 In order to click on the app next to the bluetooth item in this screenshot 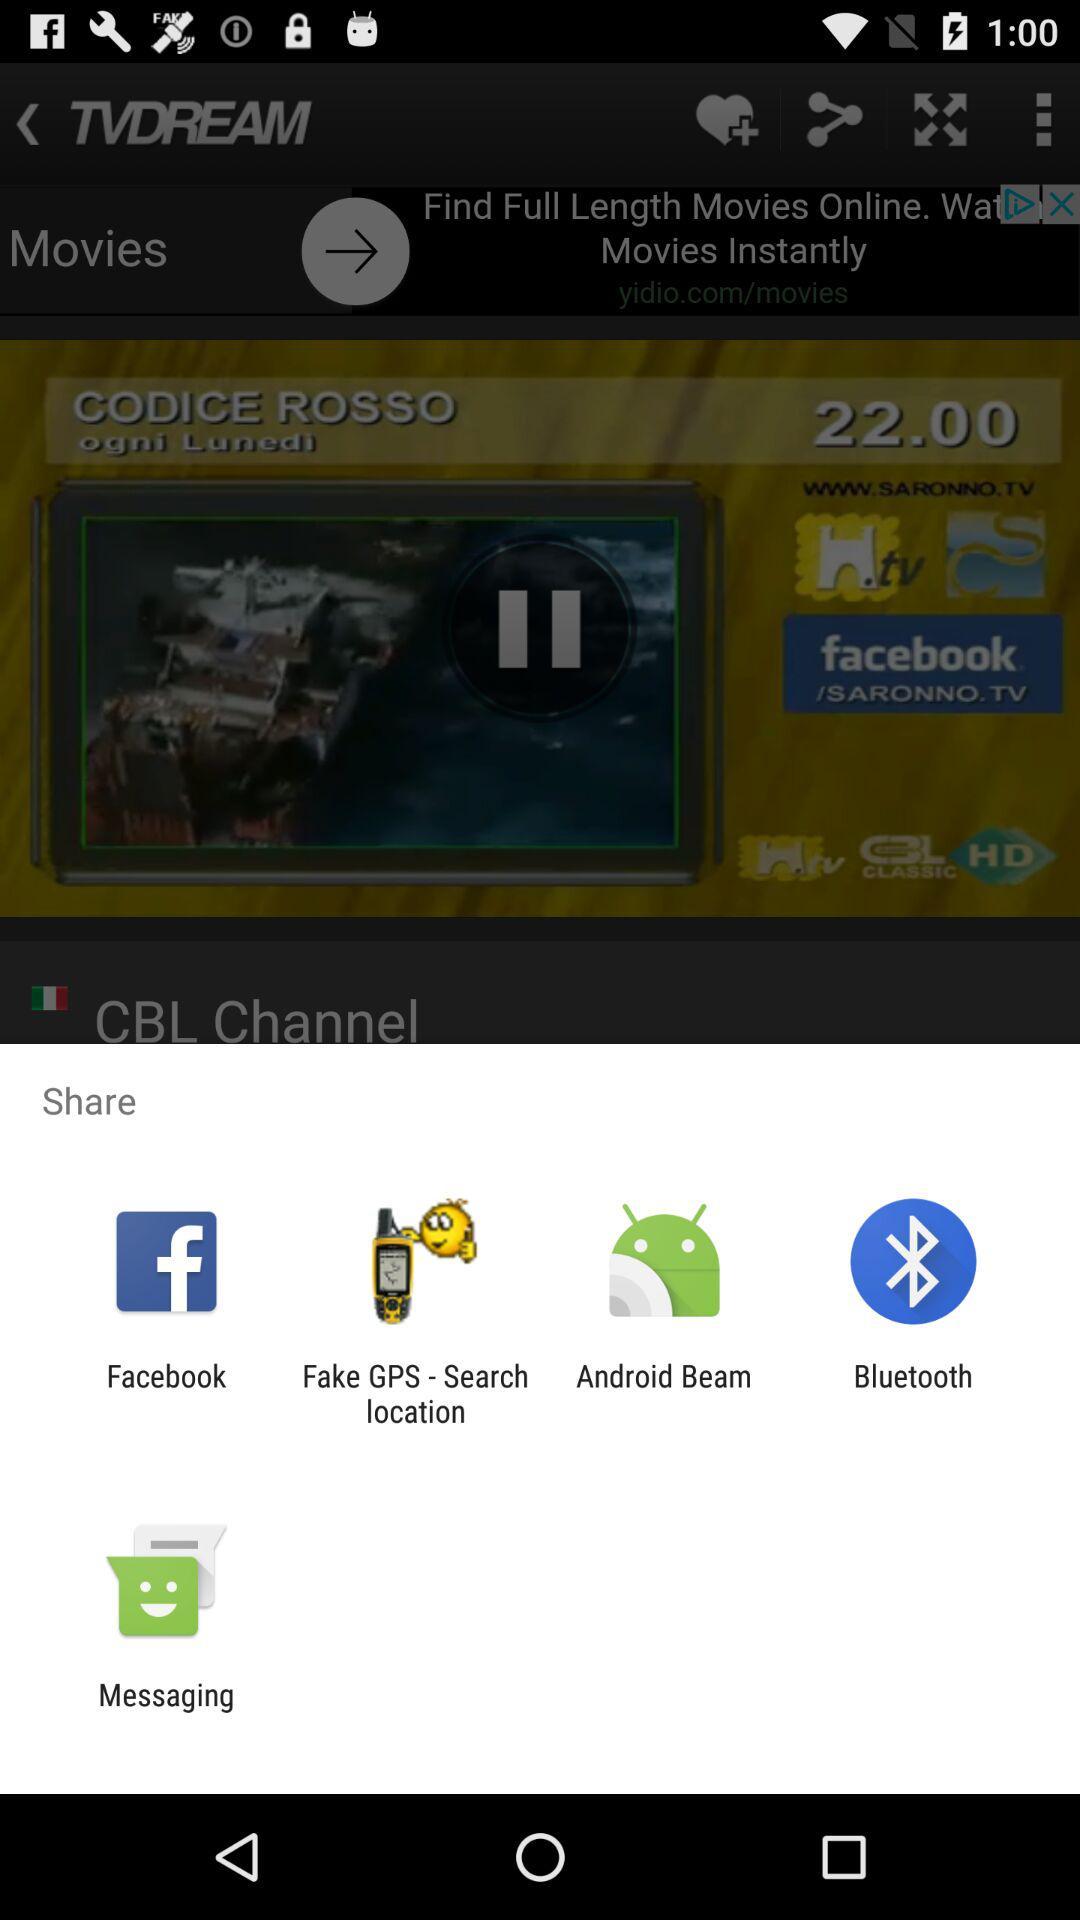, I will do `click(664, 1392)`.